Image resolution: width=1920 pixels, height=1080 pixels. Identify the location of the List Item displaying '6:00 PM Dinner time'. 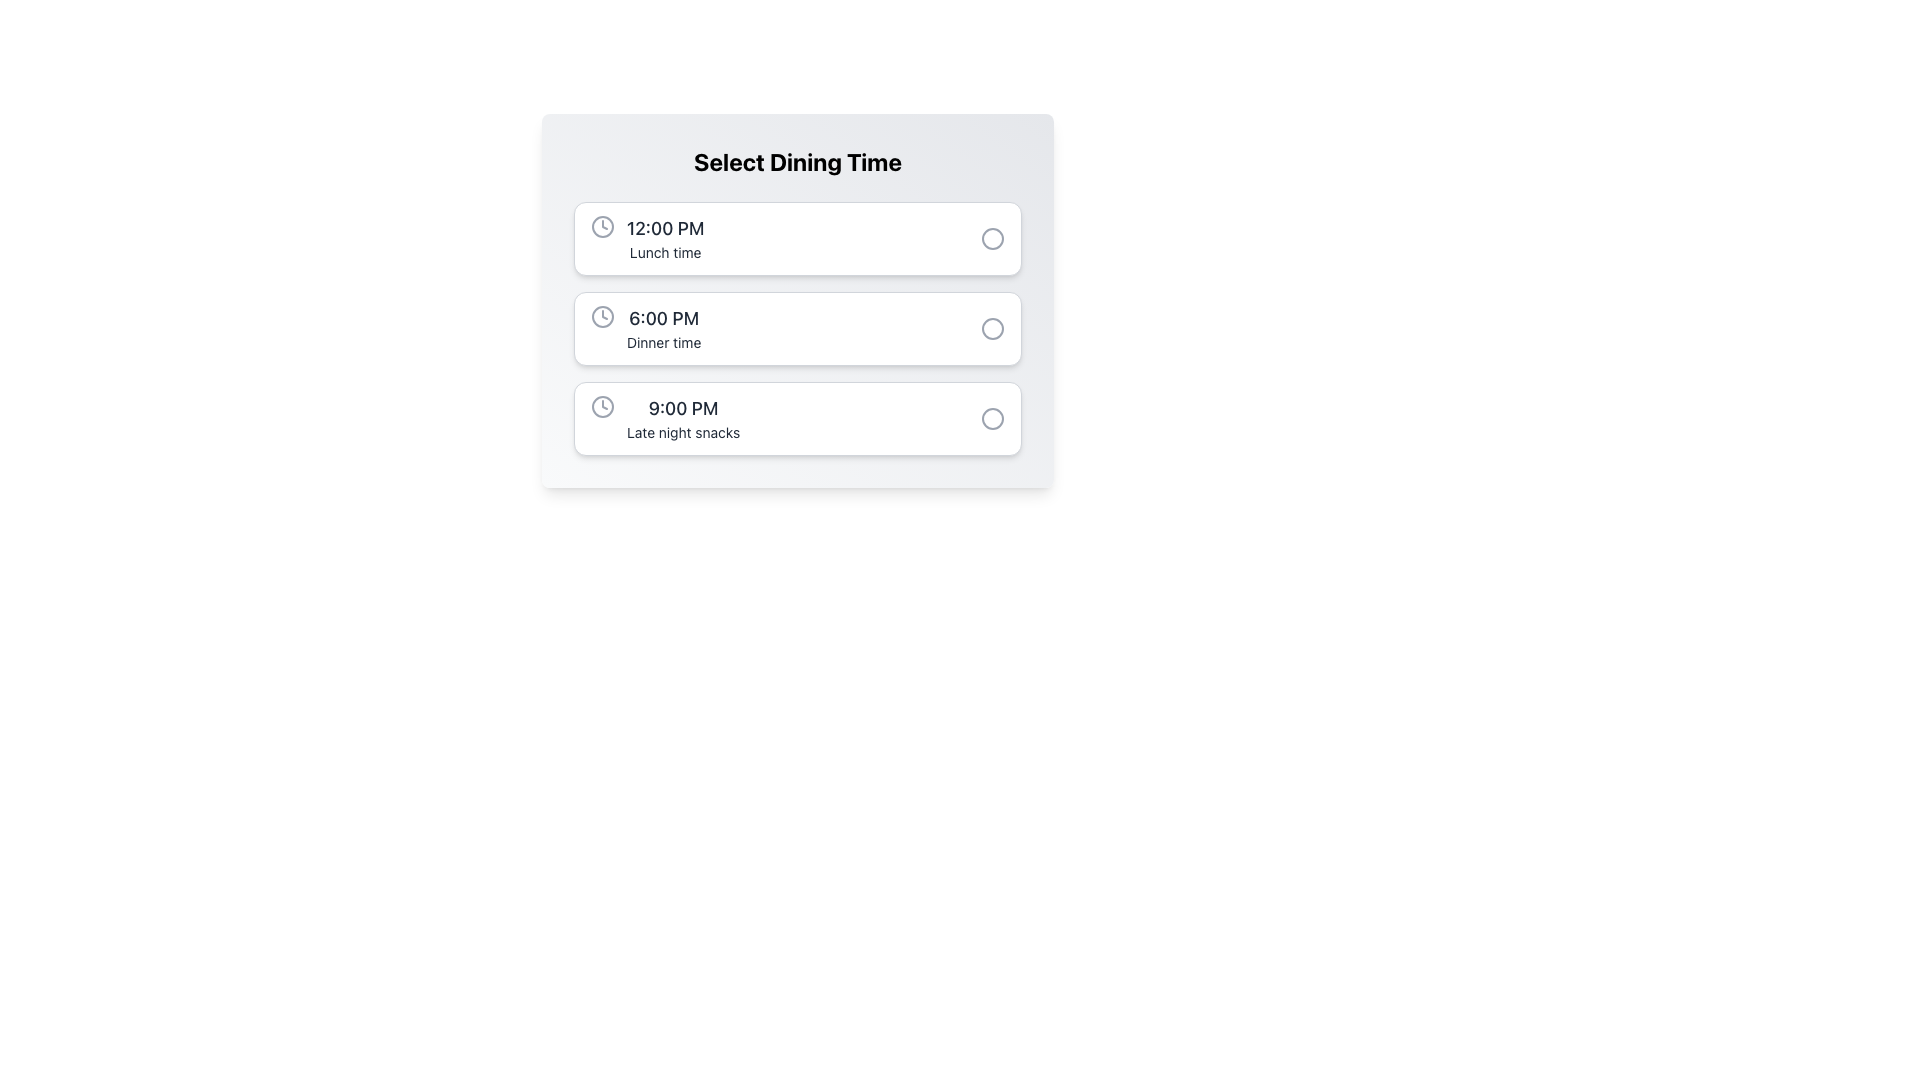
(646, 327).